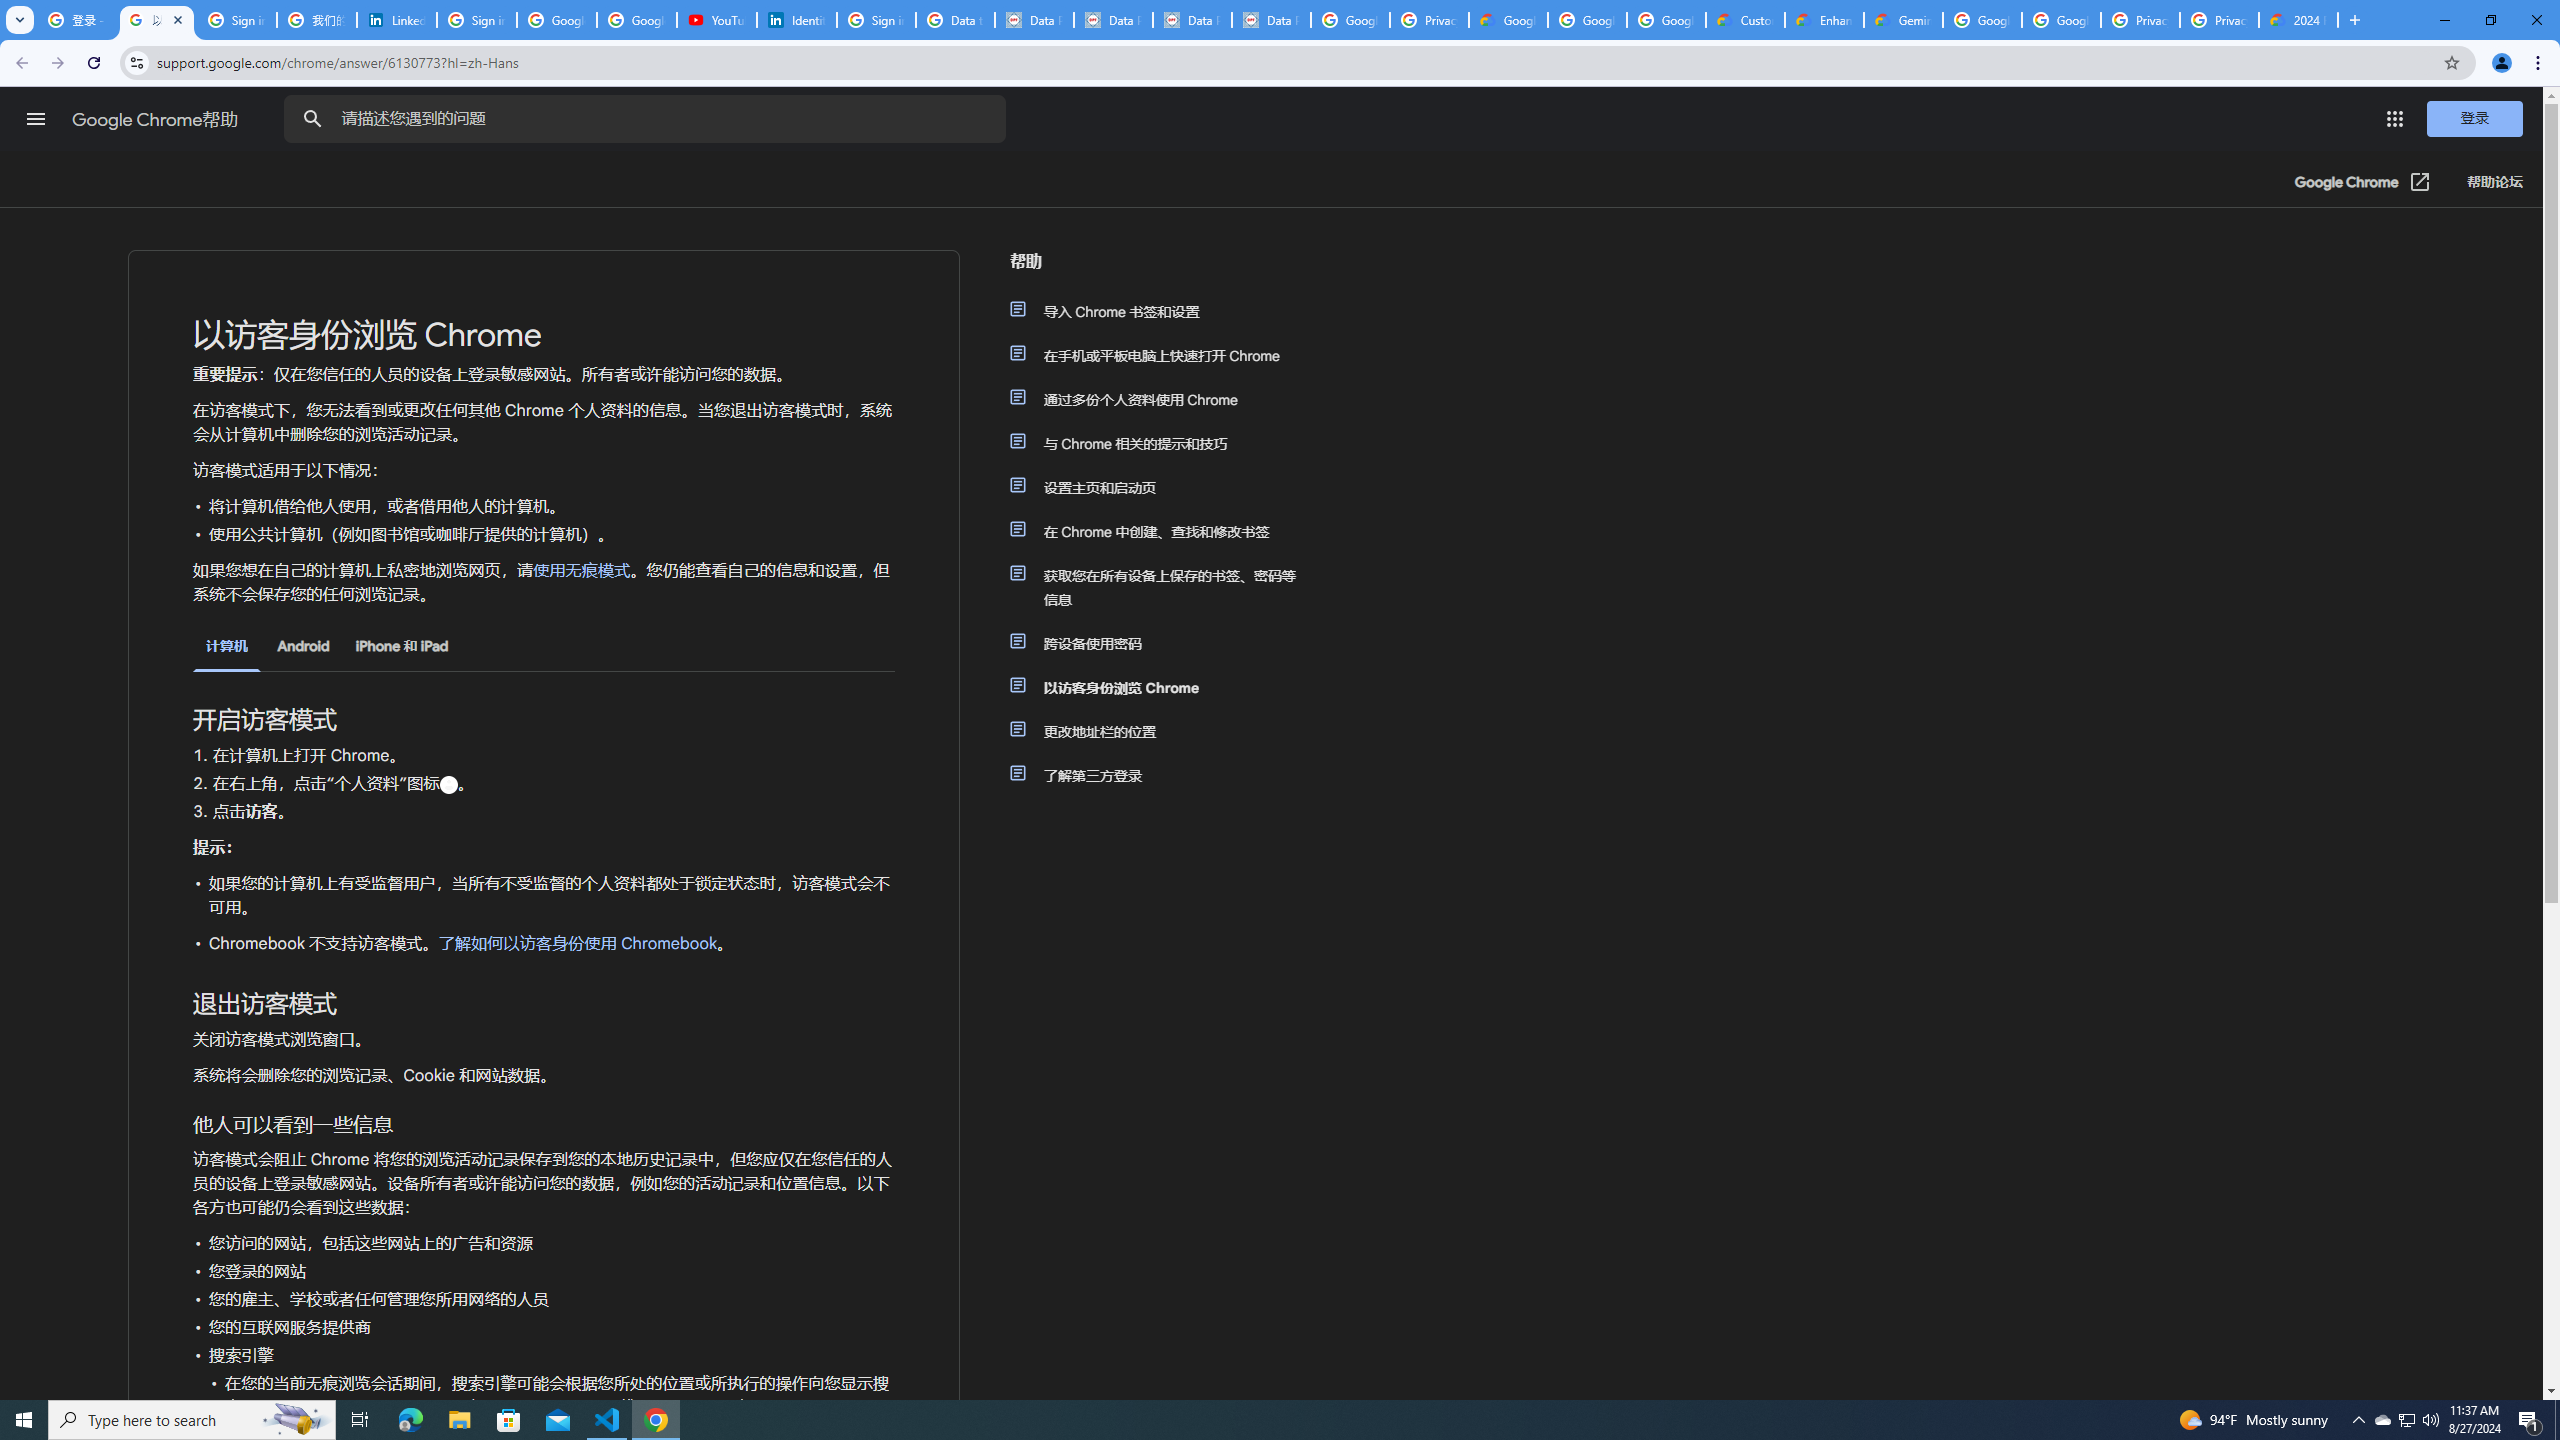 This screenshot has height=1440, width=2560. Describe the element at coordinates (1586, 19) in the screenshot. I see `'Google Workspace - Specific Terms'` at that location.